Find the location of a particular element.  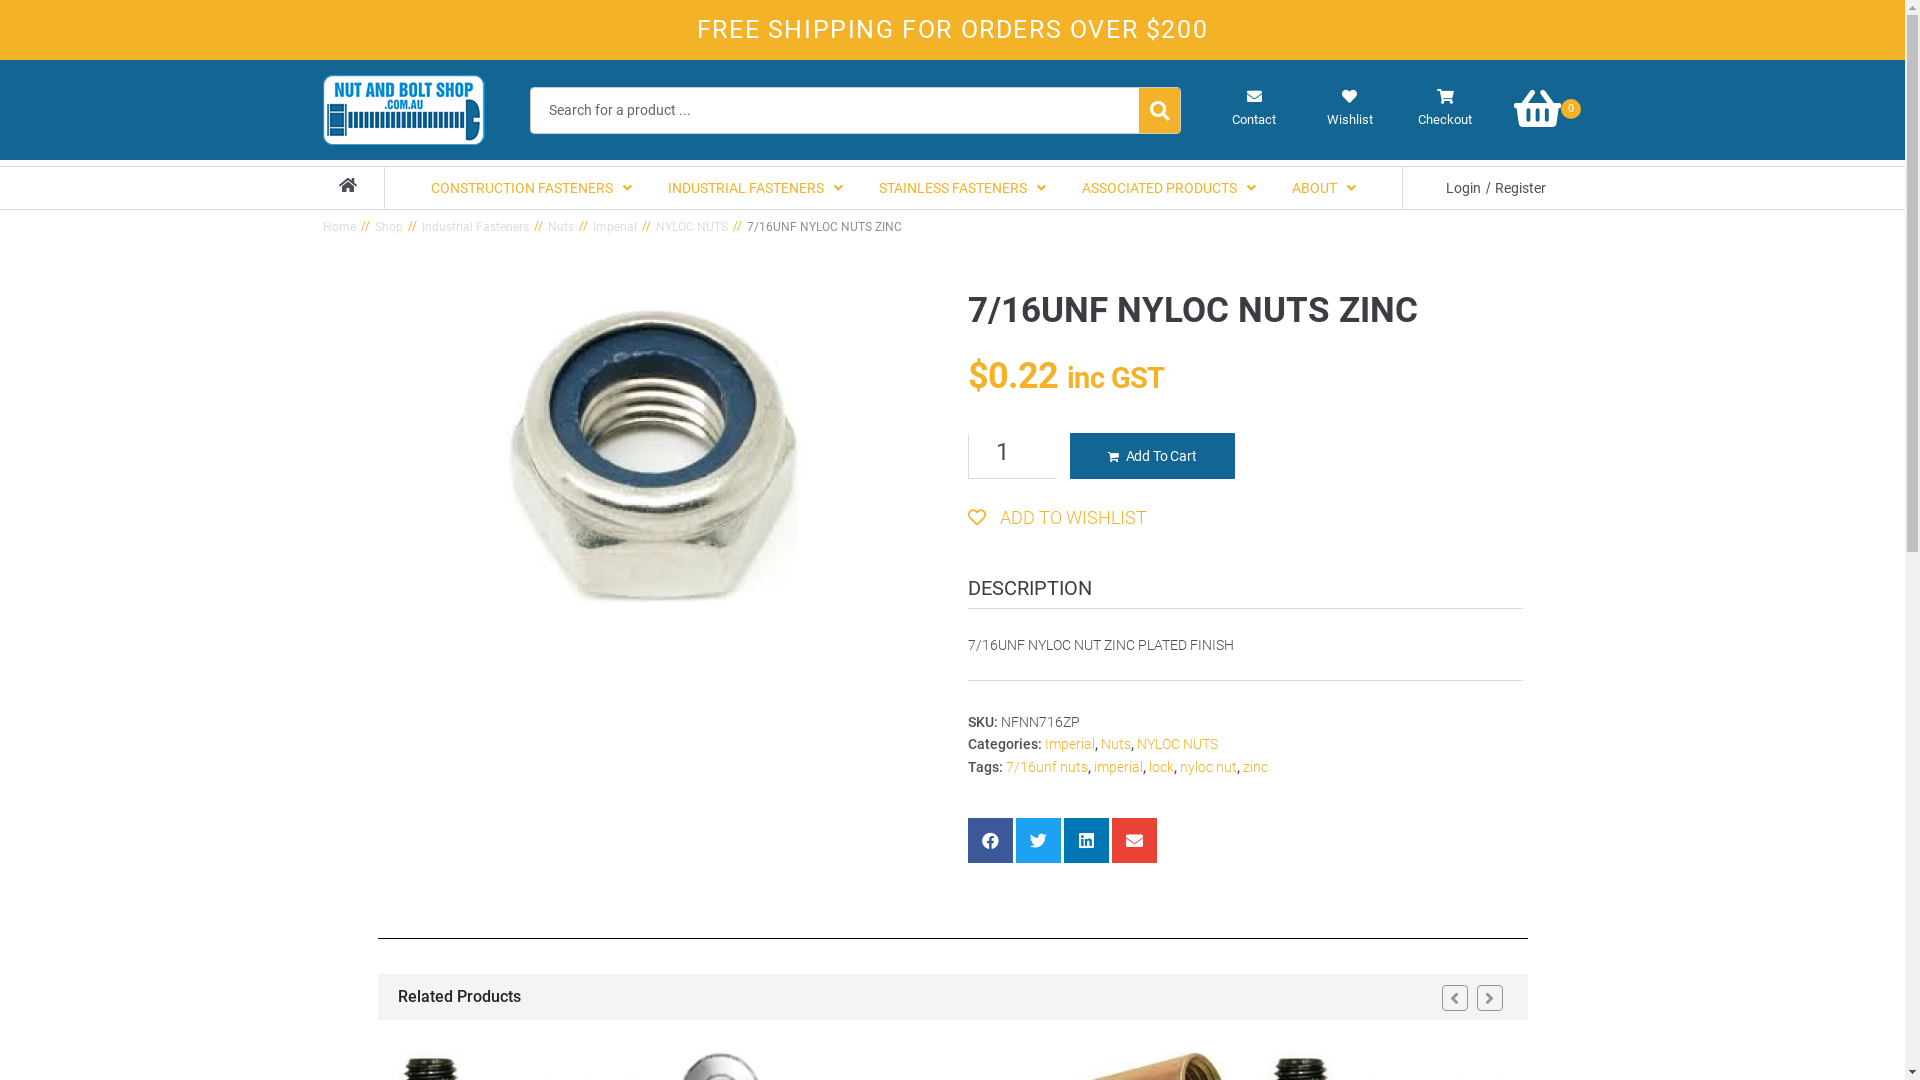

'Login' is located at coordinates (1463, 188).